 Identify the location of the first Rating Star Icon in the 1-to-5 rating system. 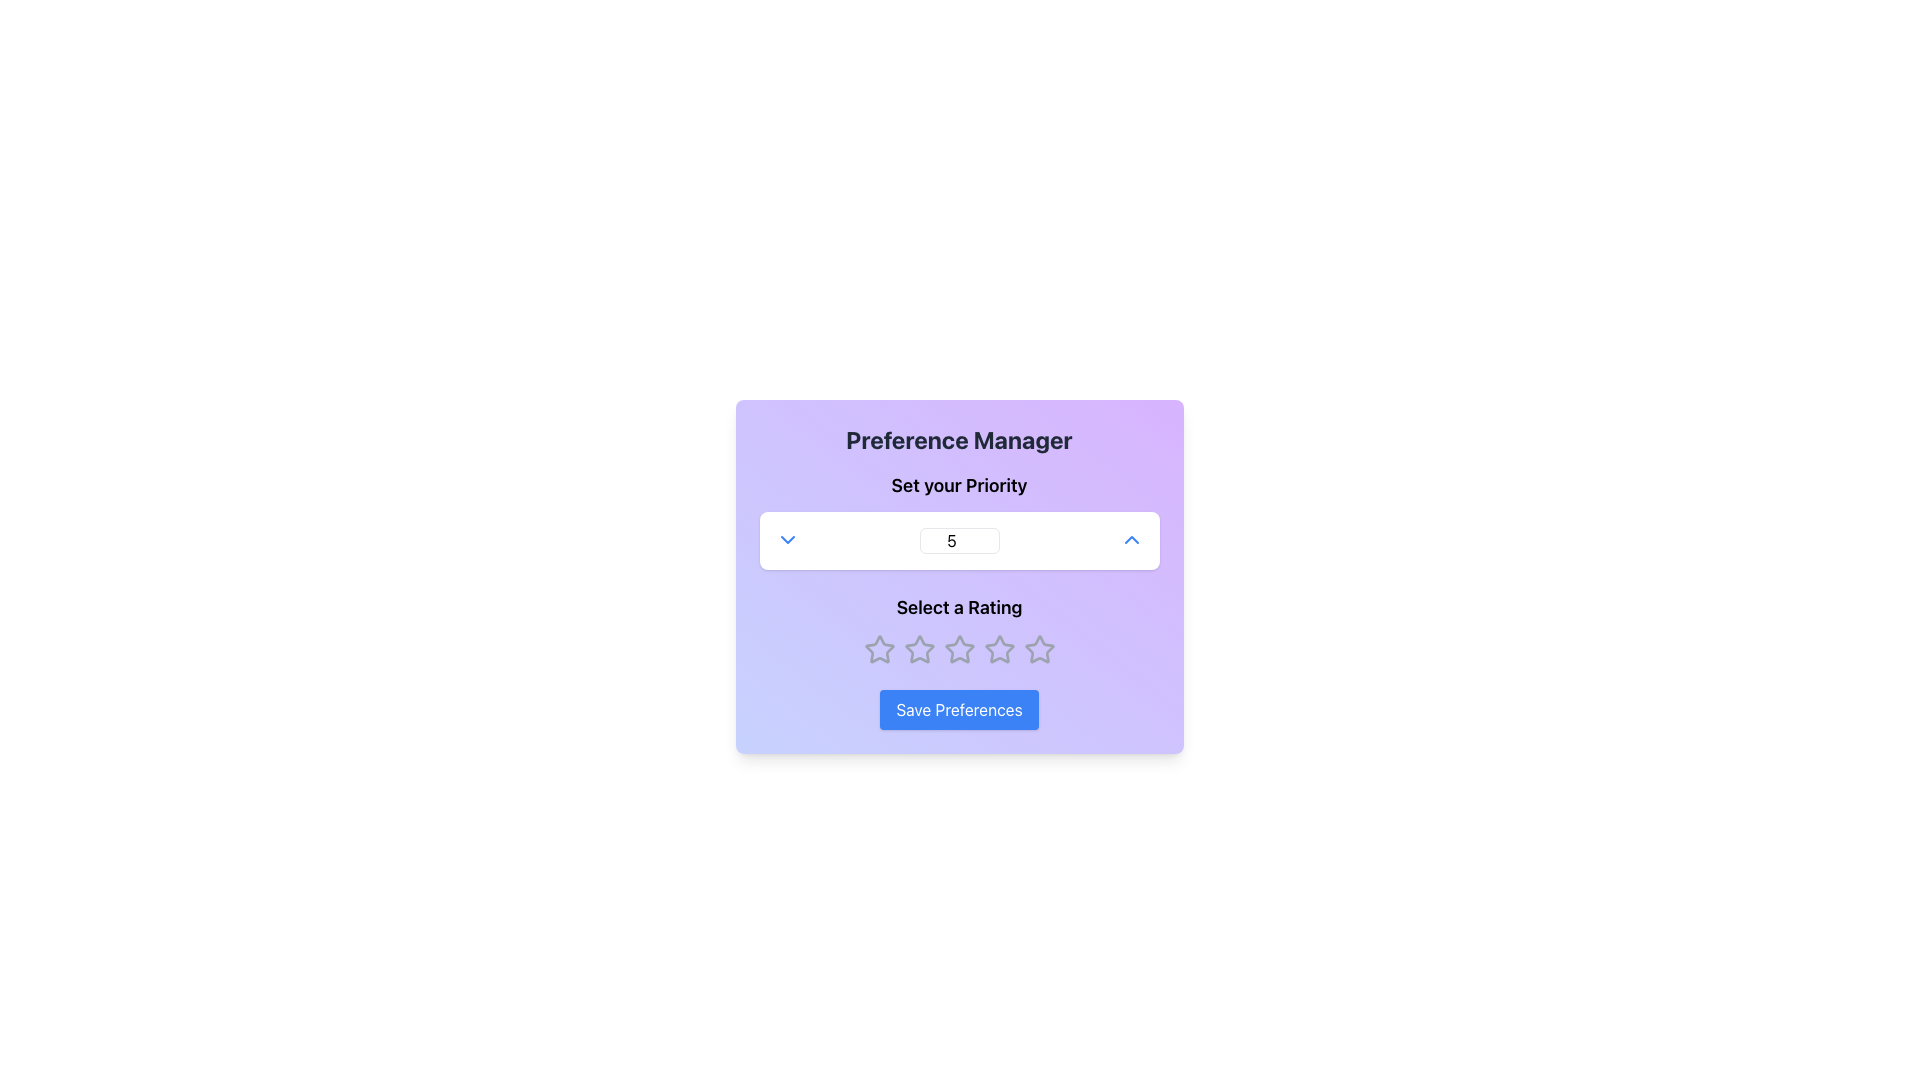
(879, 649).